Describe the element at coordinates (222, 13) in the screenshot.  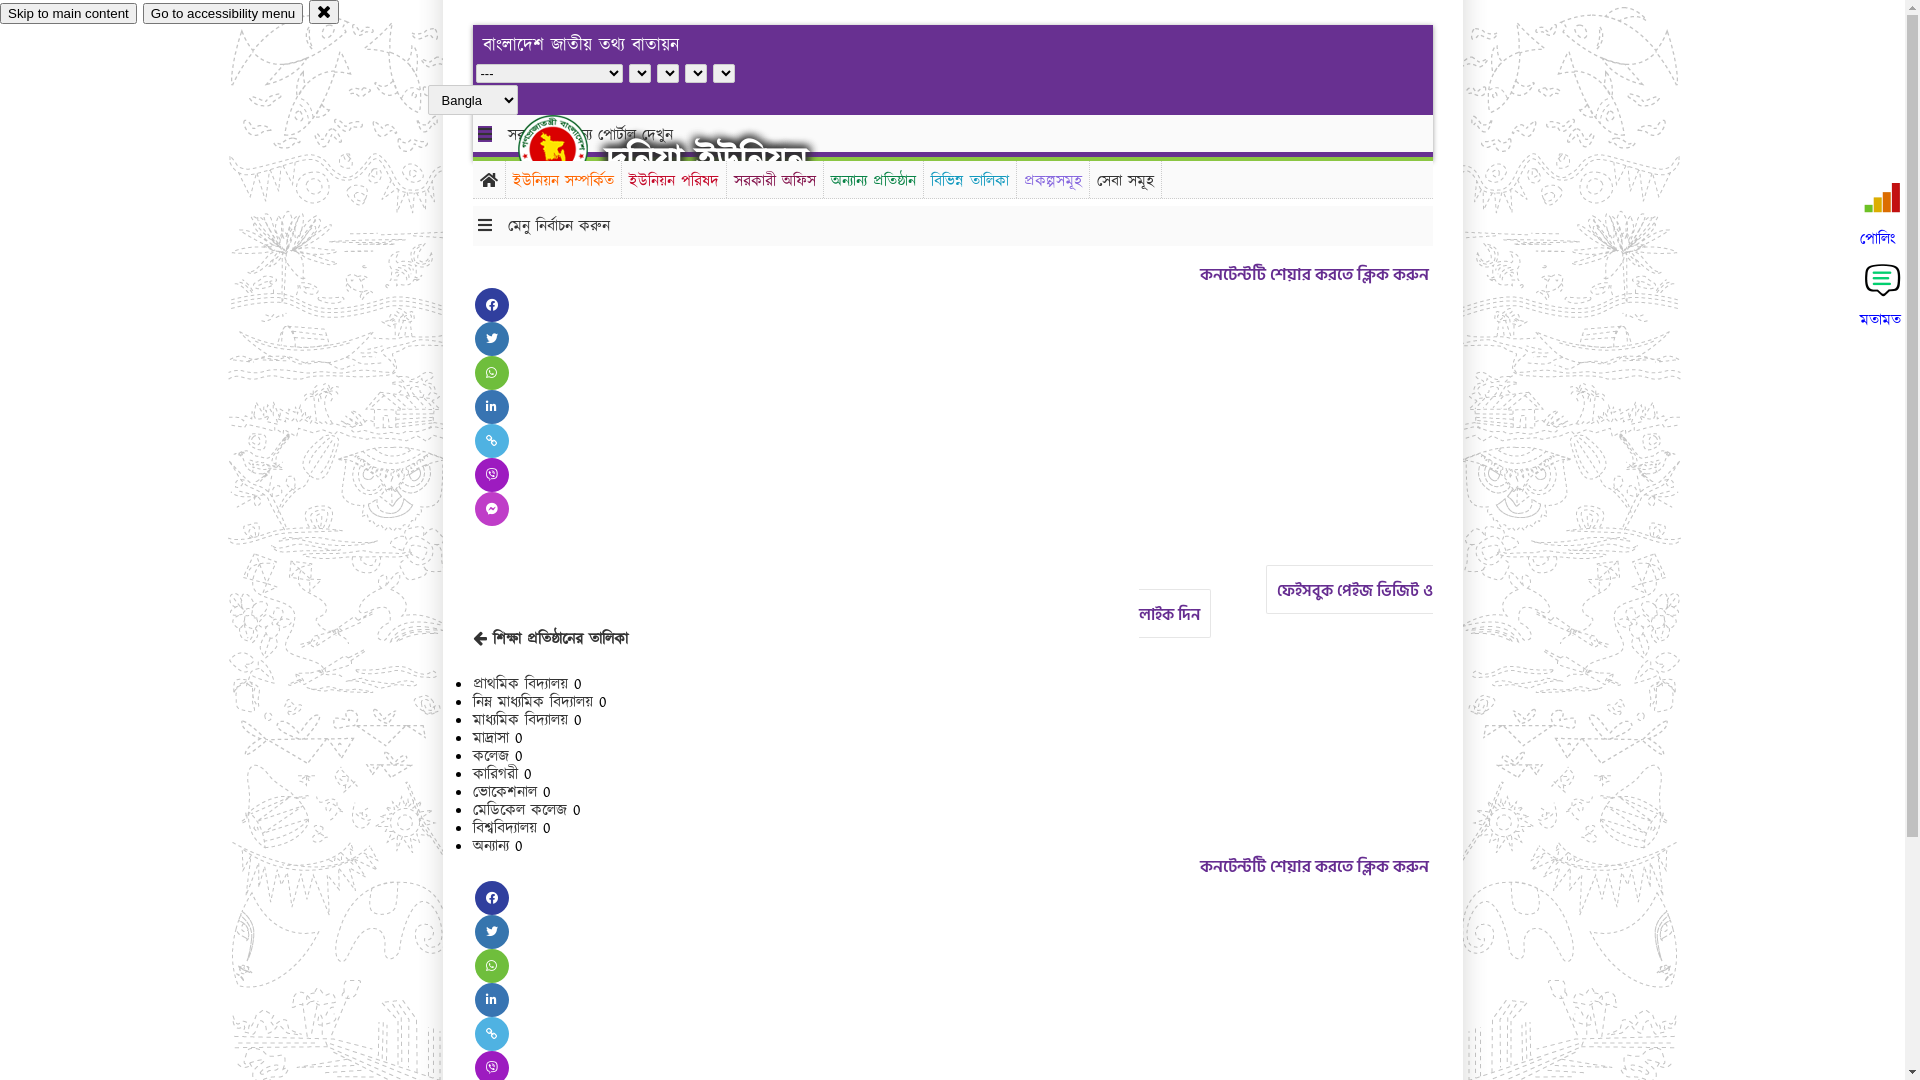
I see `'Go to accessibility menu'` at that location.